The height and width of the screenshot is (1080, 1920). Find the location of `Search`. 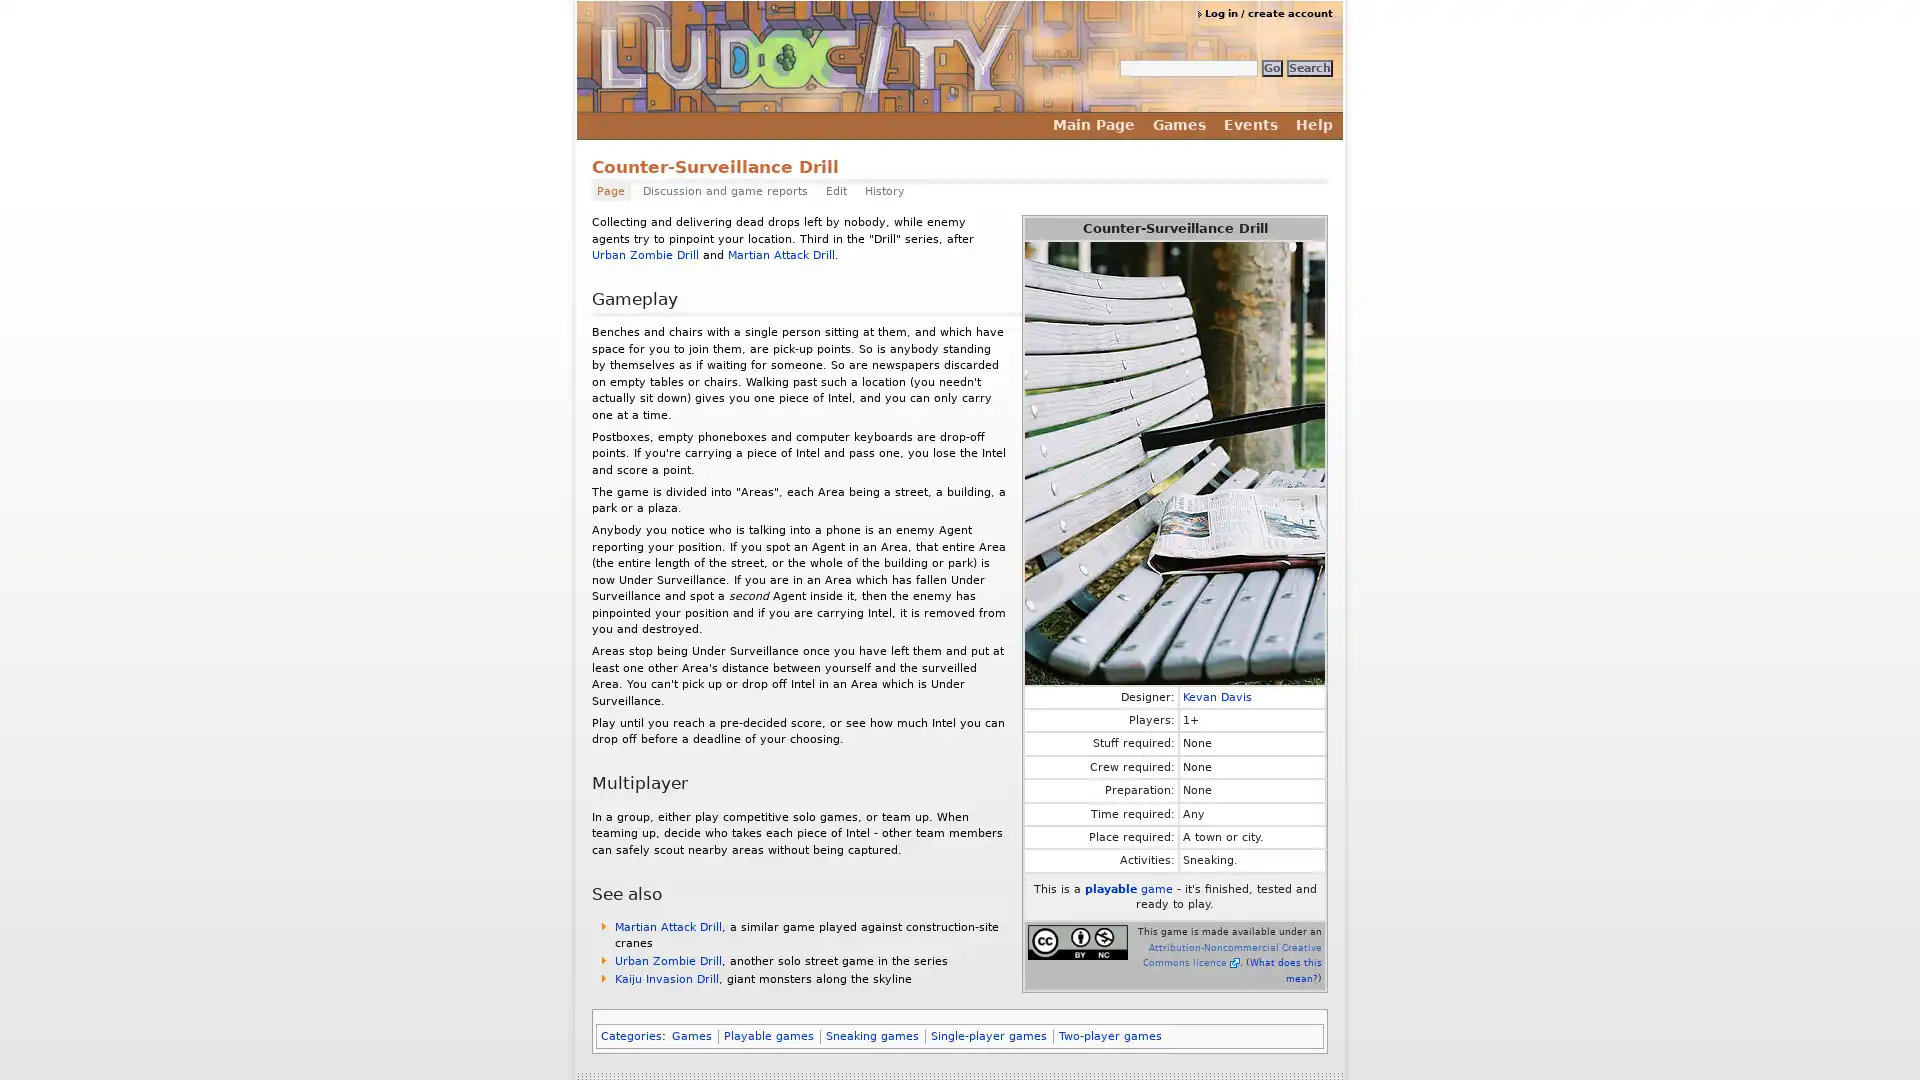

Search is located at coordinates (1310, 67).